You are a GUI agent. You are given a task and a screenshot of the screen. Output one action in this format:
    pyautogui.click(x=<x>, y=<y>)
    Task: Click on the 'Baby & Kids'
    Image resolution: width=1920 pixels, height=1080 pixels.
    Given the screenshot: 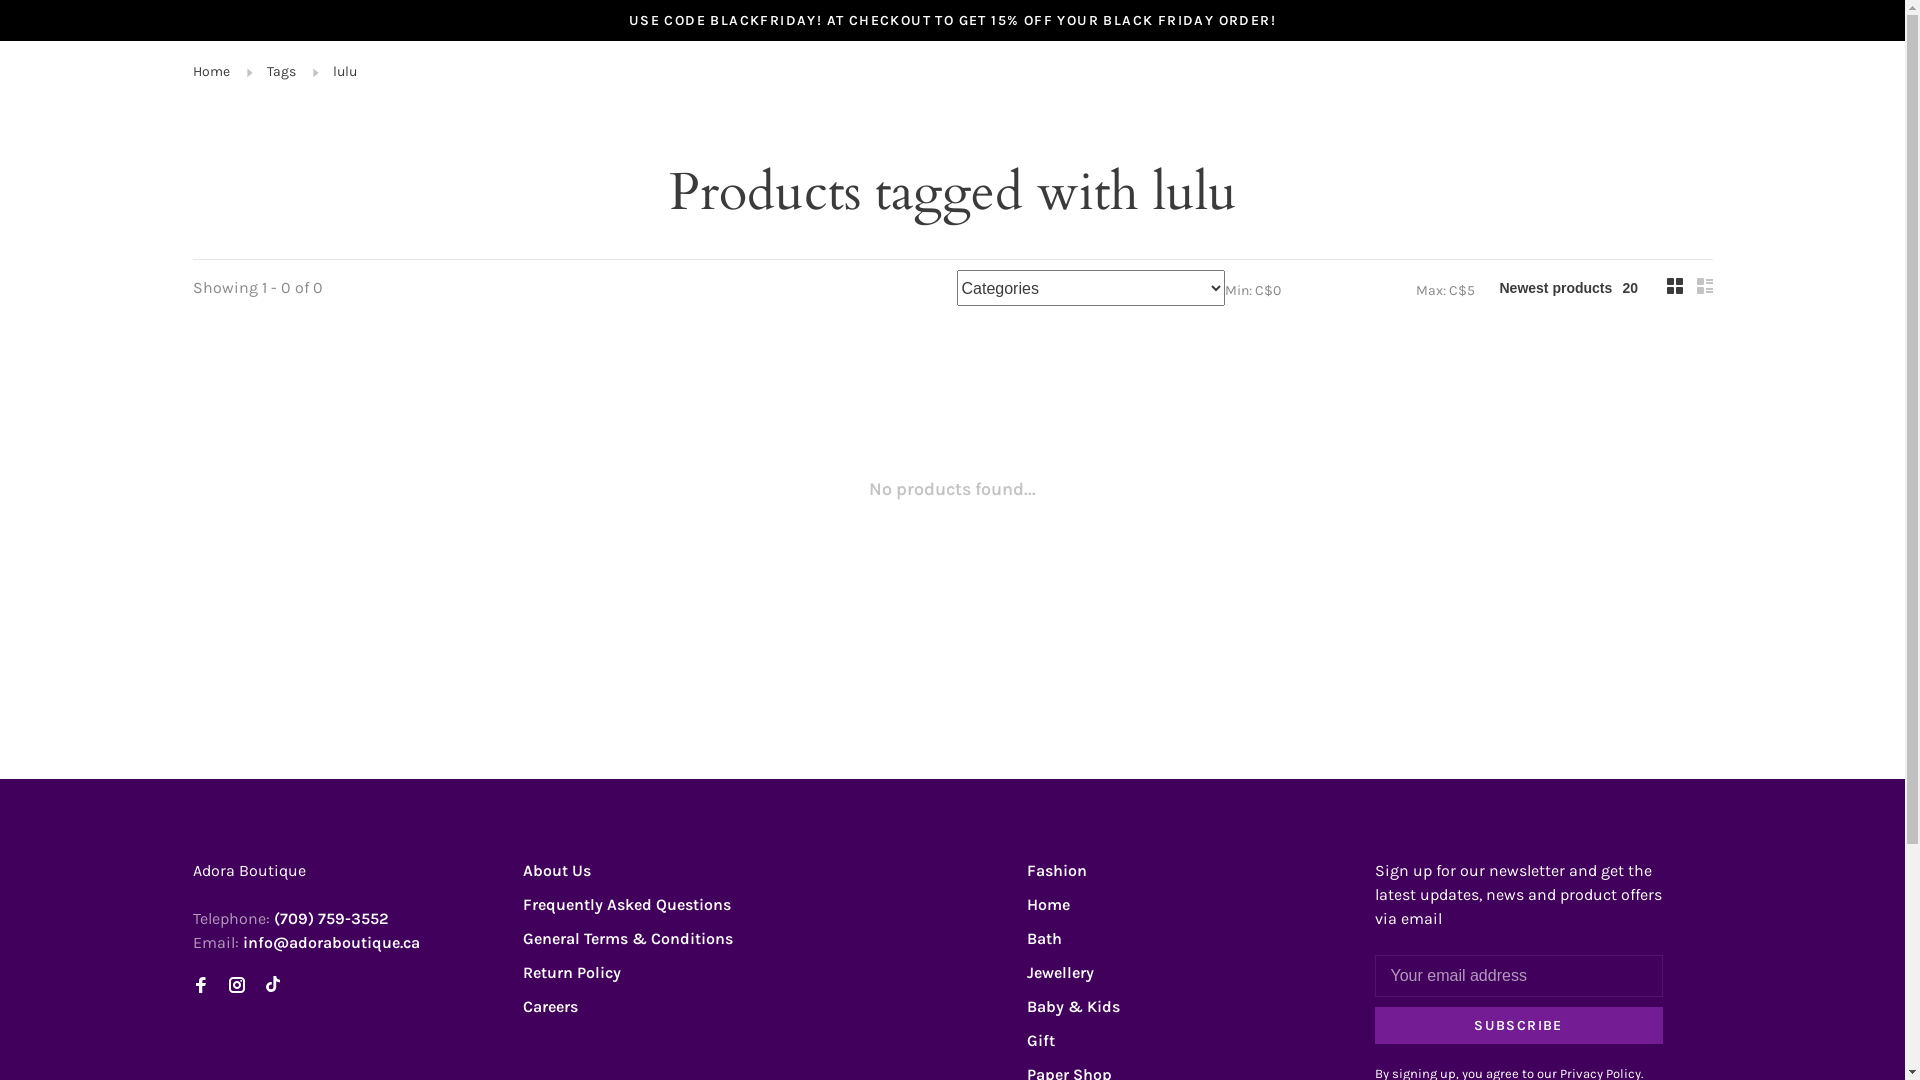 What is the action you would take?
    pyautogui.click(x=1071, y=1006)
    